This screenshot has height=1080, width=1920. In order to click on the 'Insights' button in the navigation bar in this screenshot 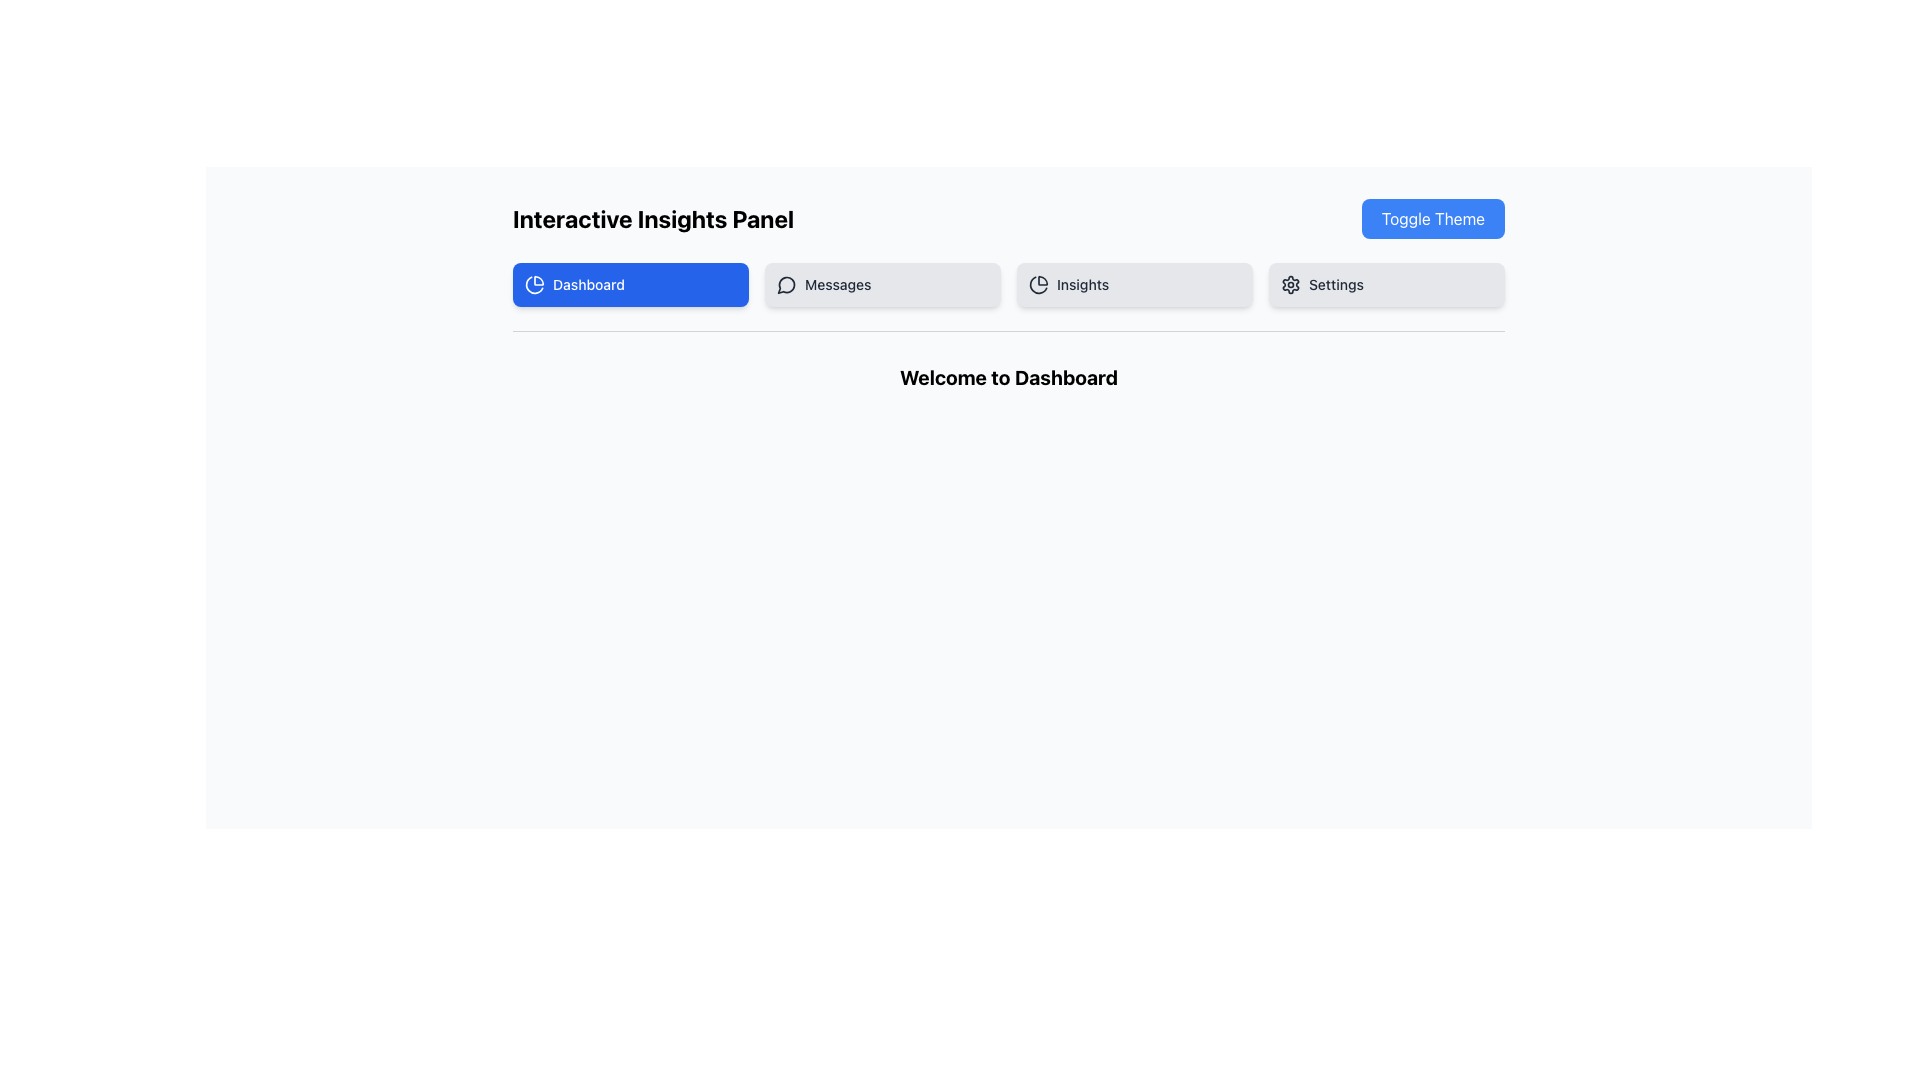, I will do `click(1134, 285)`.